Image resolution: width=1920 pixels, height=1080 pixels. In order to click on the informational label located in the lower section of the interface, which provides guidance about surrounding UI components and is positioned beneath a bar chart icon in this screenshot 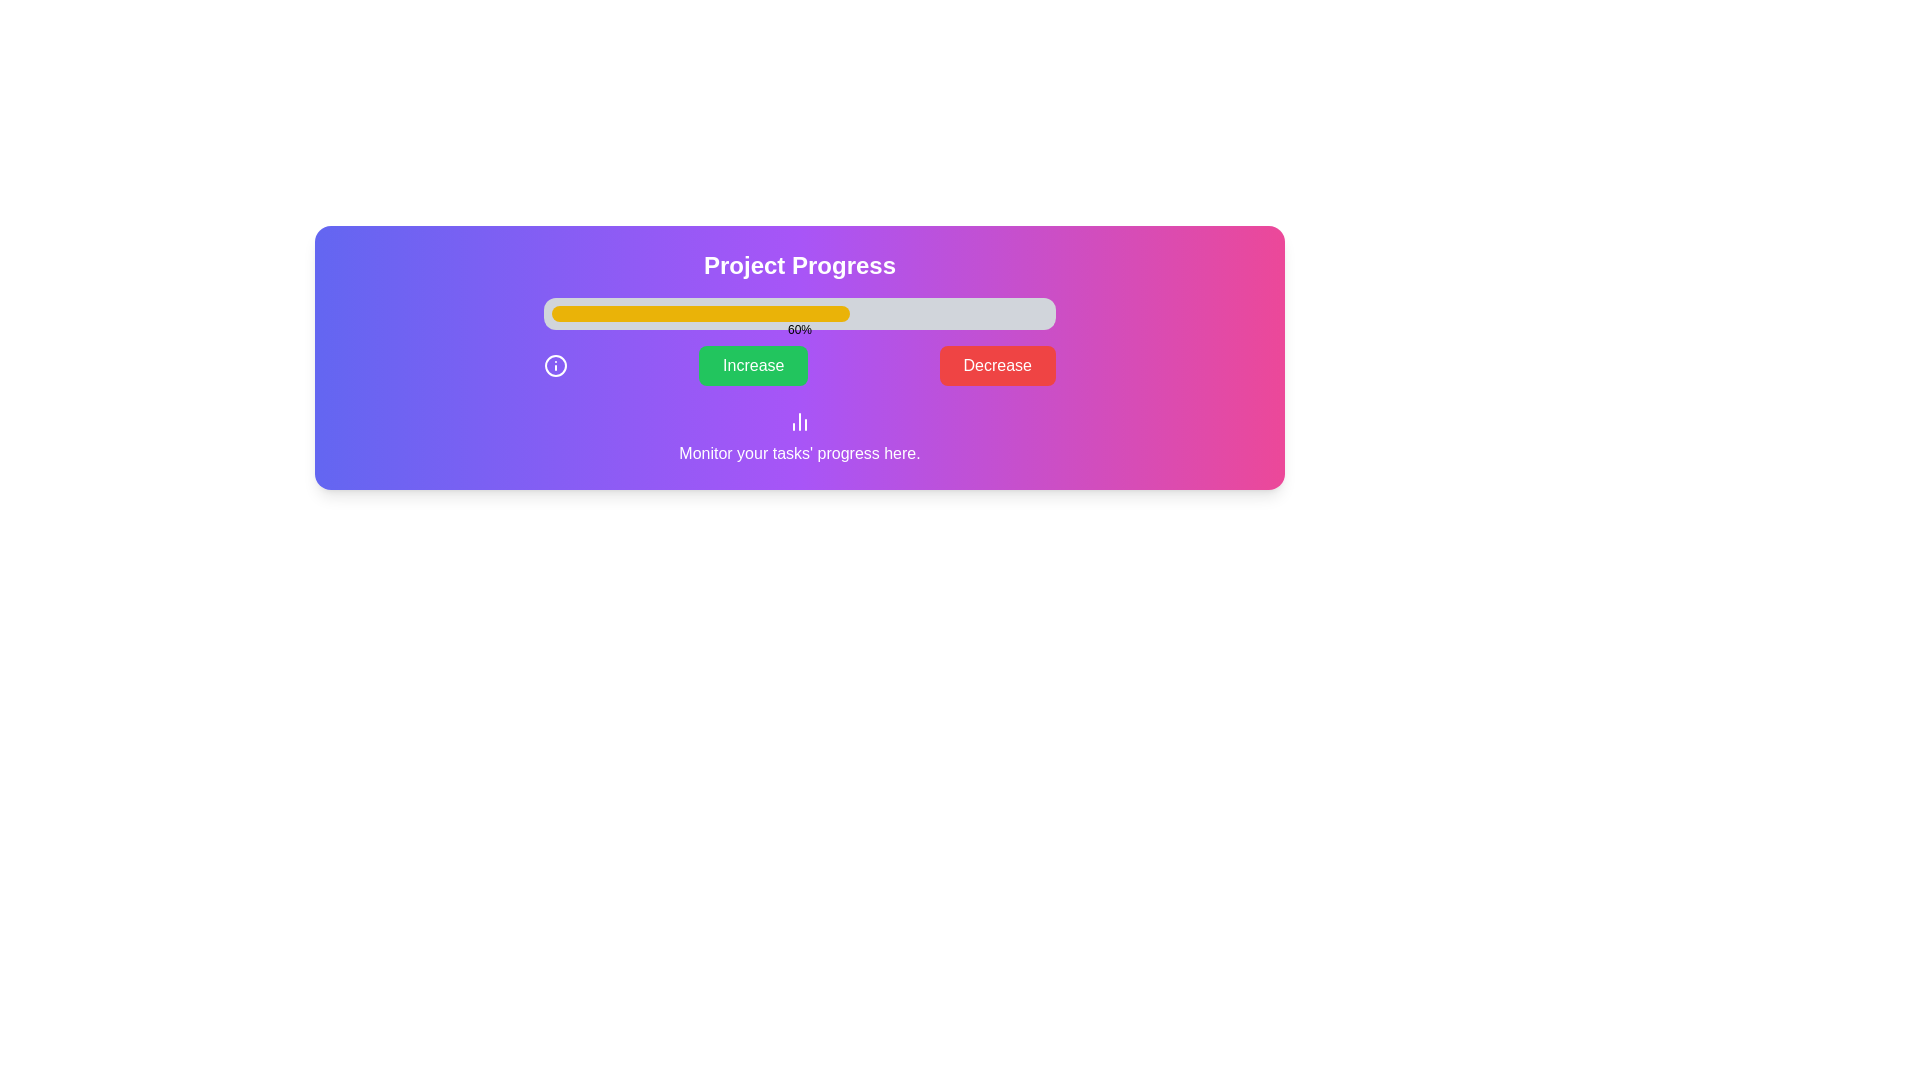, I will do `click(800, 454)`.